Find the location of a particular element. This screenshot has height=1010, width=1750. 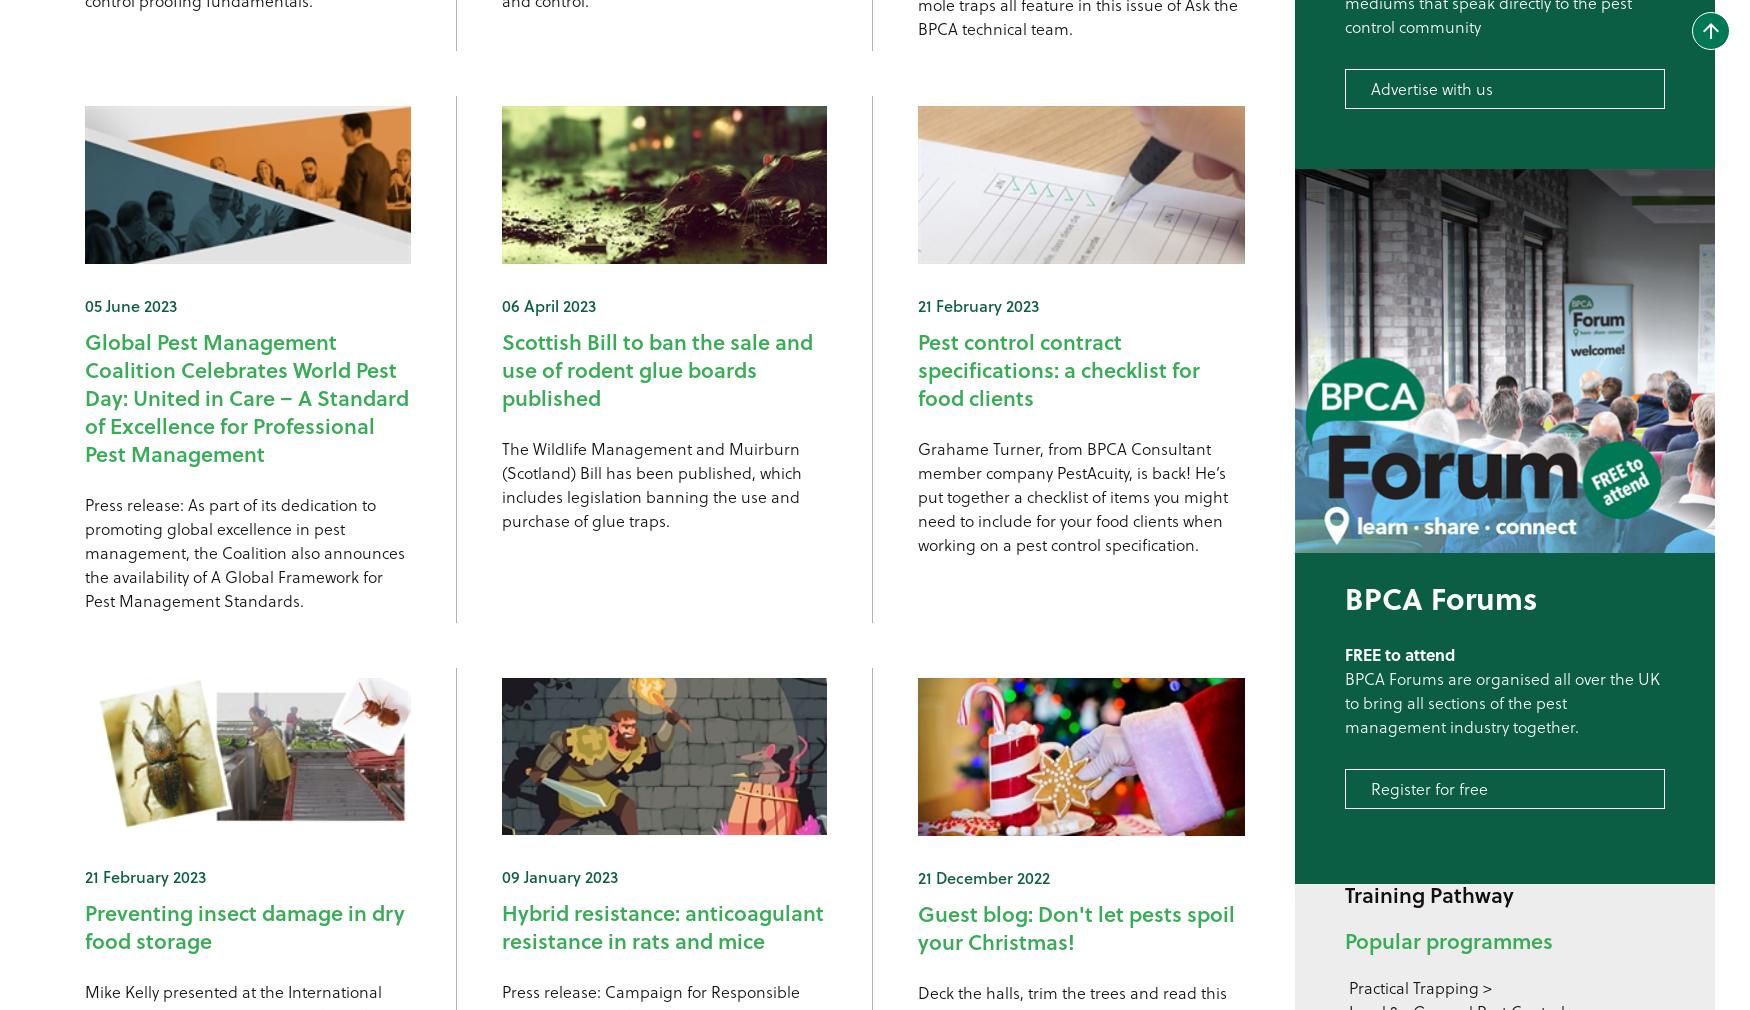

'06 April 2023' is located at coordinates (546, 304).